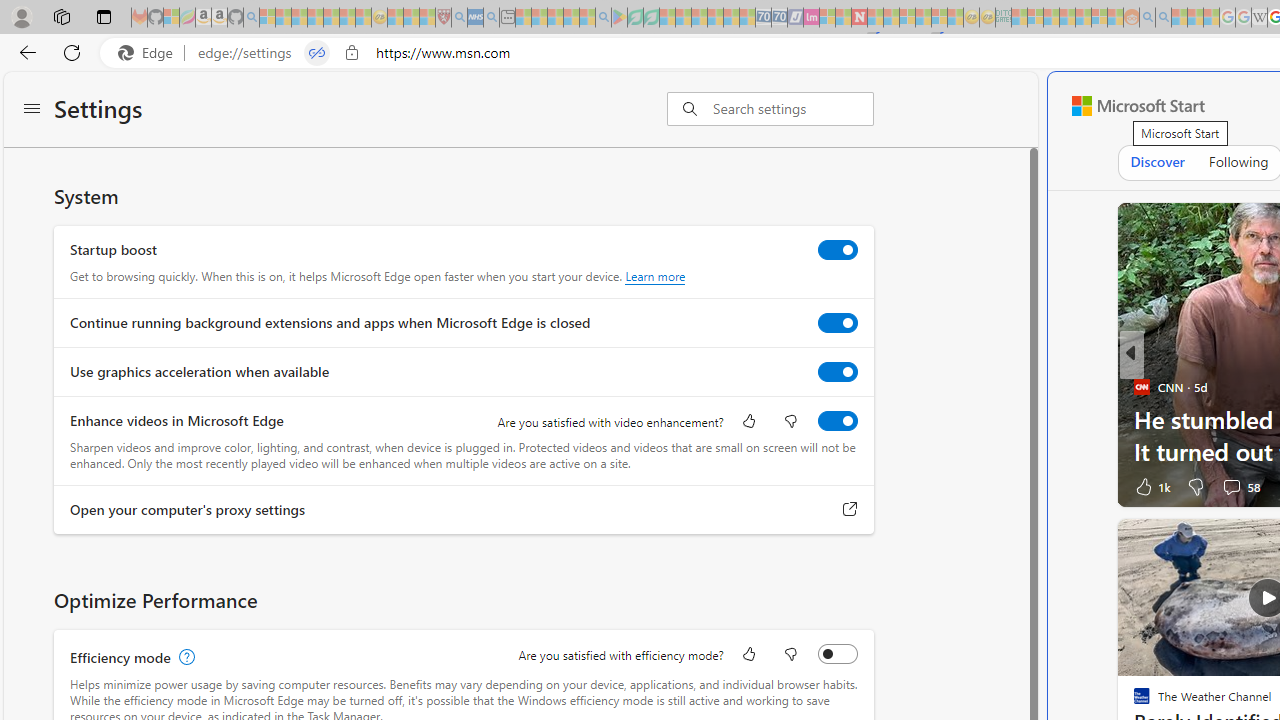 The height and width of the screenshot is (720, 1280). I want to click on 'Utah sues federal government - Search - Sleeping', so click(1163, 17).